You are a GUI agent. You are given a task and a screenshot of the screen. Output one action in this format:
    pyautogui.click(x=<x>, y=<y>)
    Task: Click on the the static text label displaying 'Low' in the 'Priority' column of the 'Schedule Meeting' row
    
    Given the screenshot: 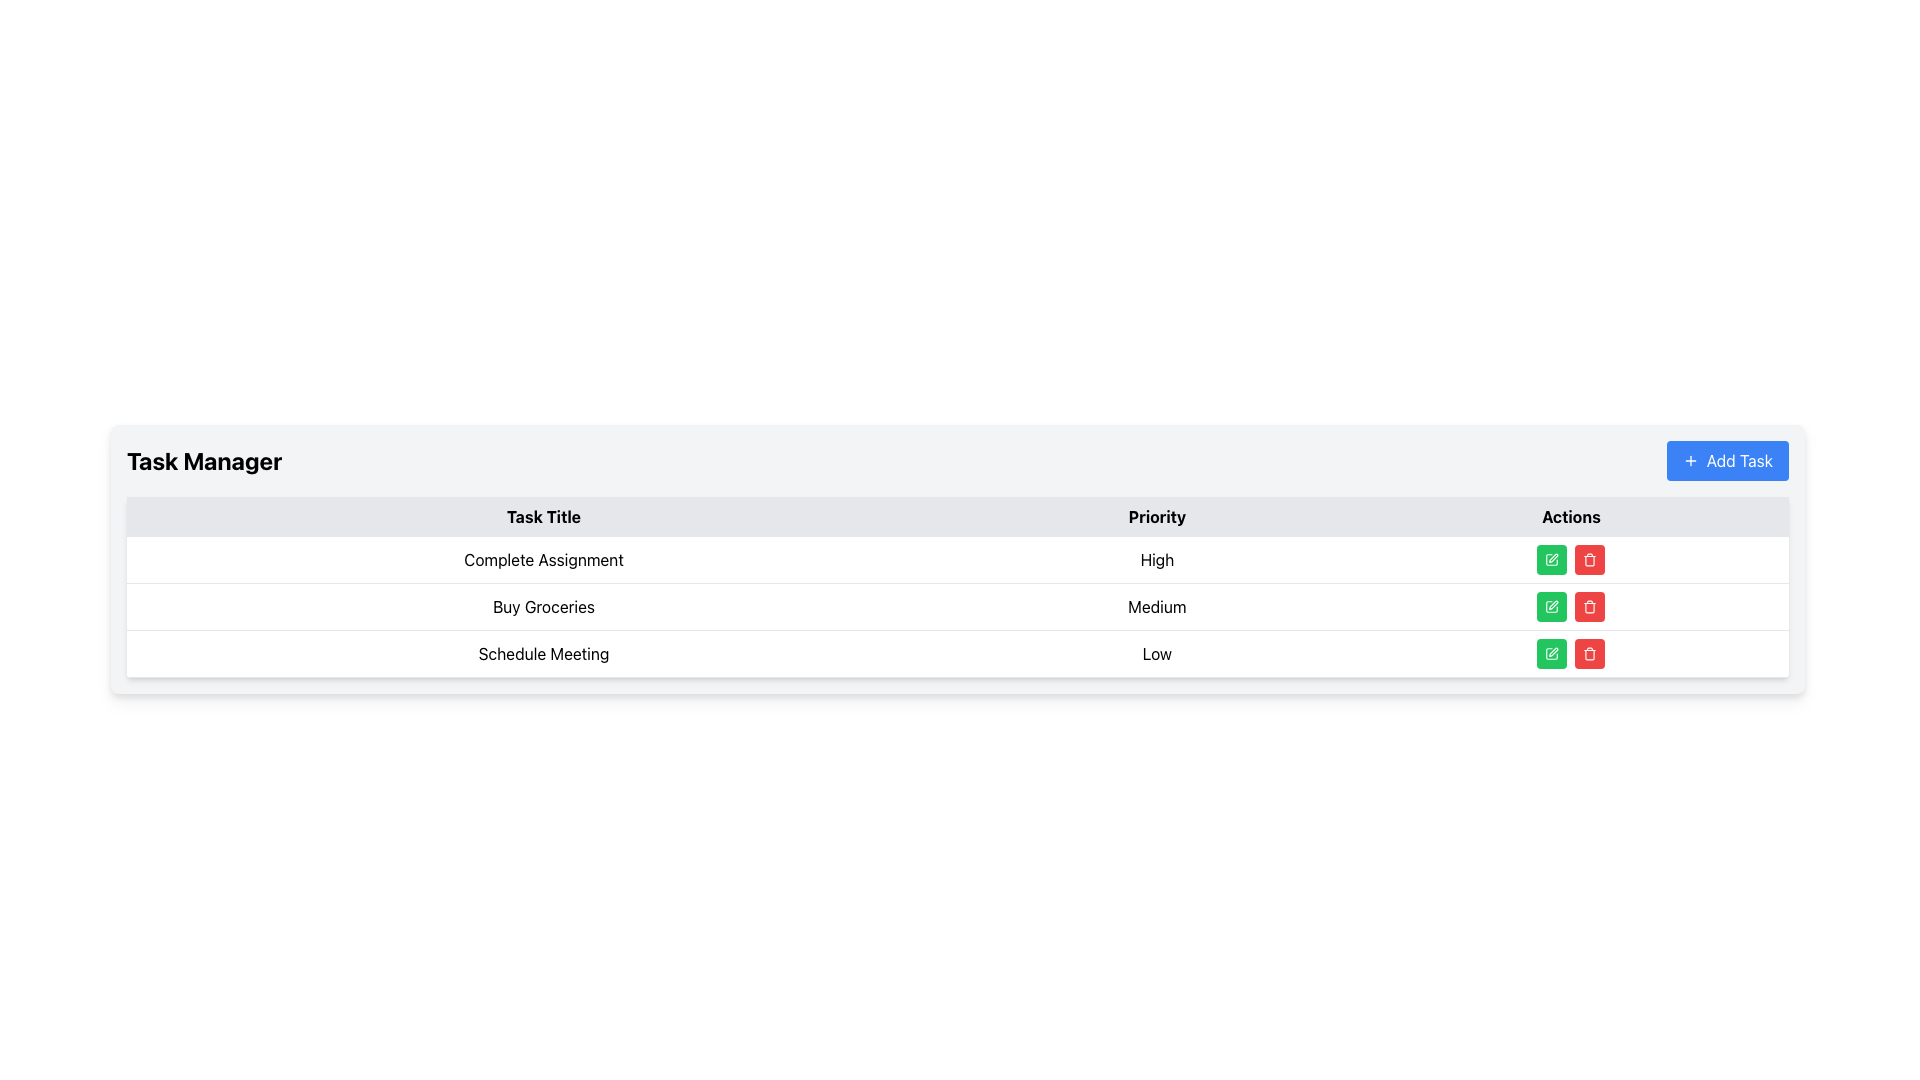 What is the action you would take?
    pyautogui.click(x=1157, y=654)
    